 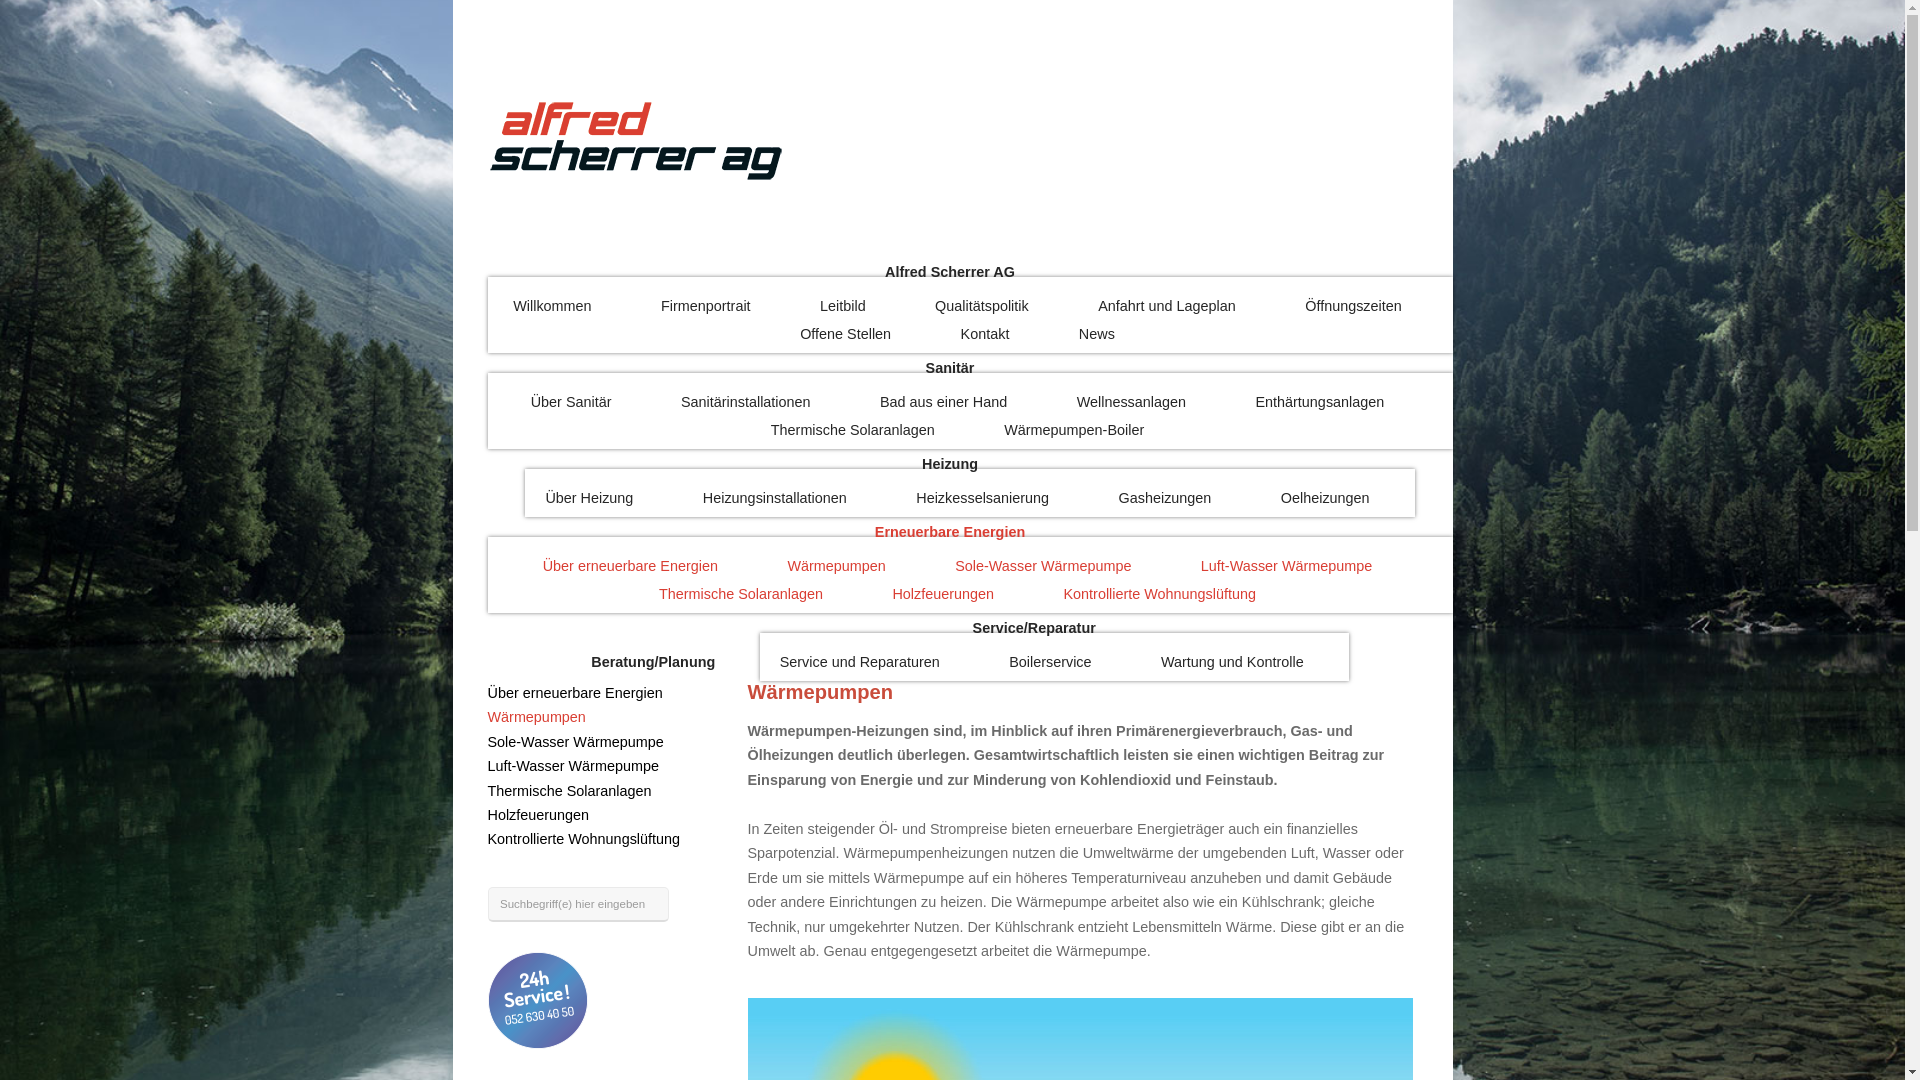 I want to click on 'Heizkesselsanierung', so click(x=982, y=501).